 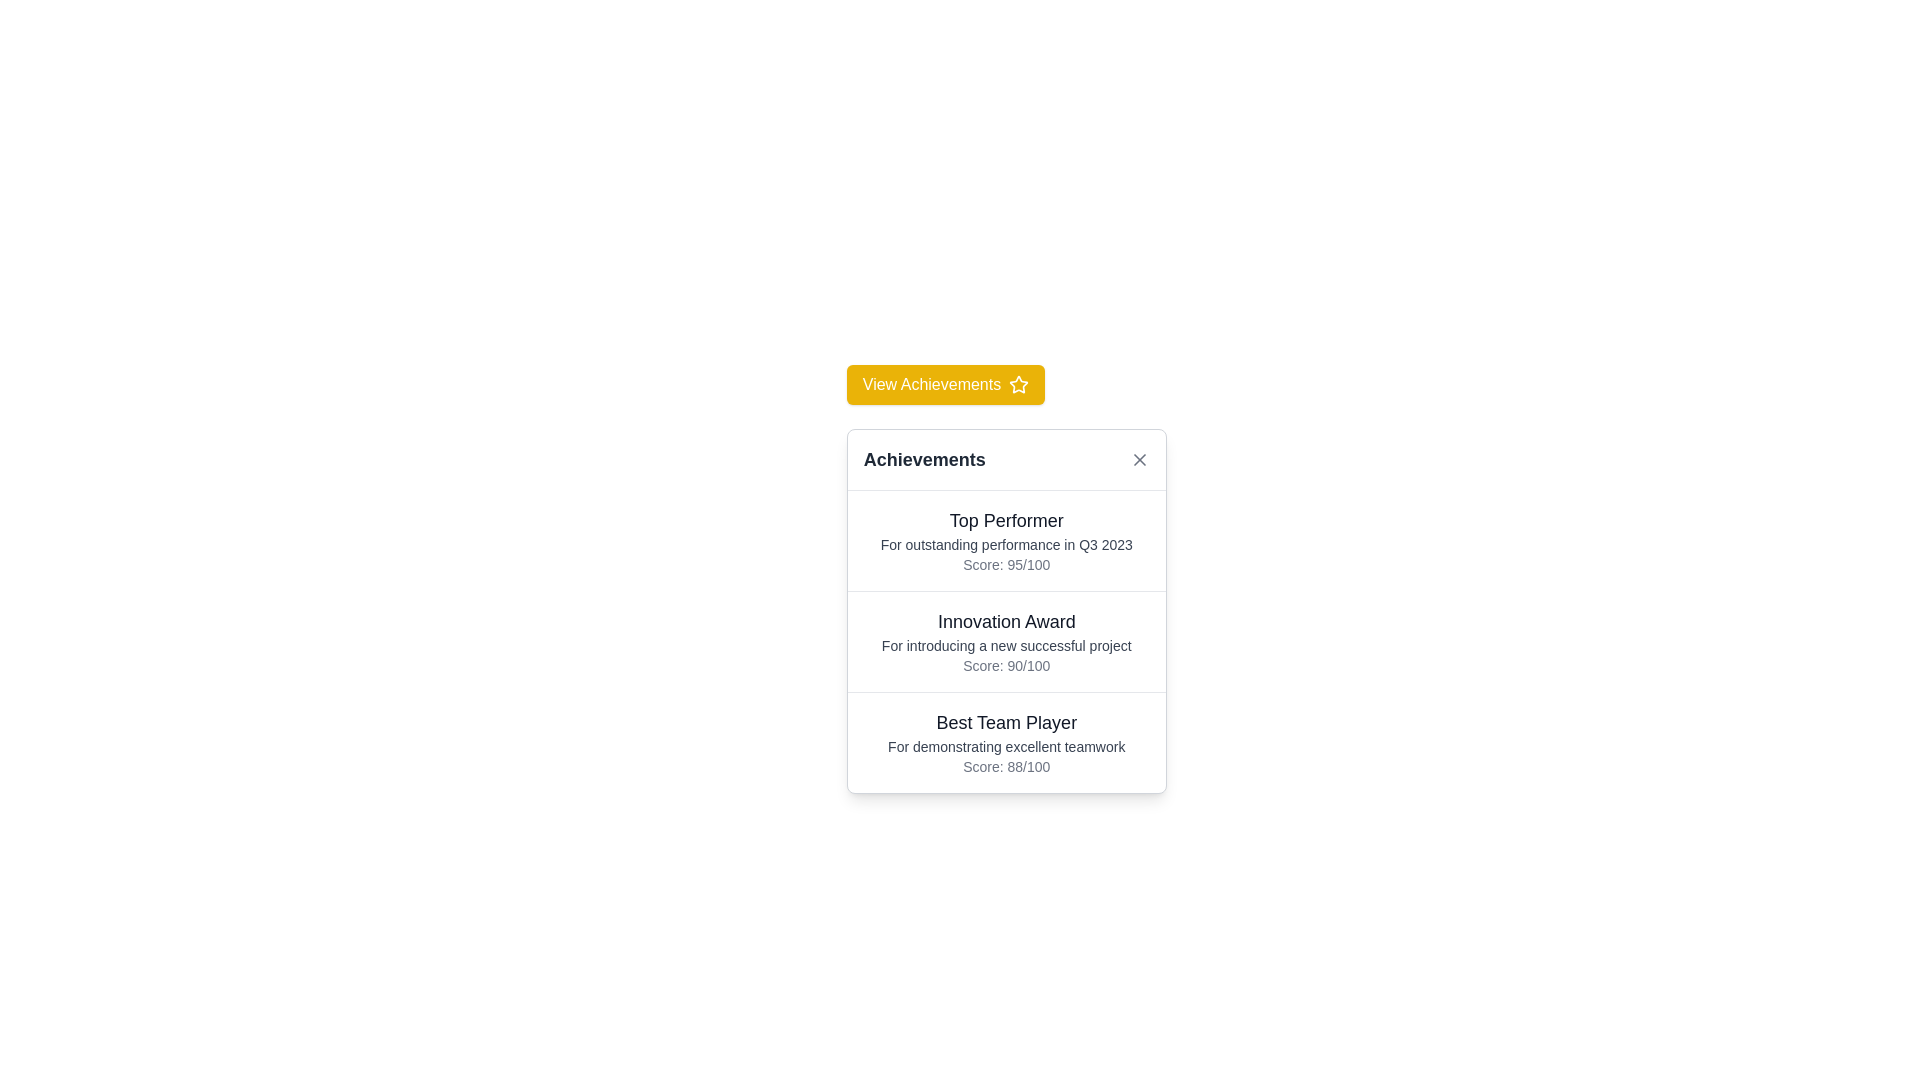 What do you see at coordinates (1006, 742) in the screenshot?
I see `the third Text Component in the 'Achievements' section that describes an award, specifically located between the 'Innovation Award' and the bottom padding` at bounding box center [1006, 742].